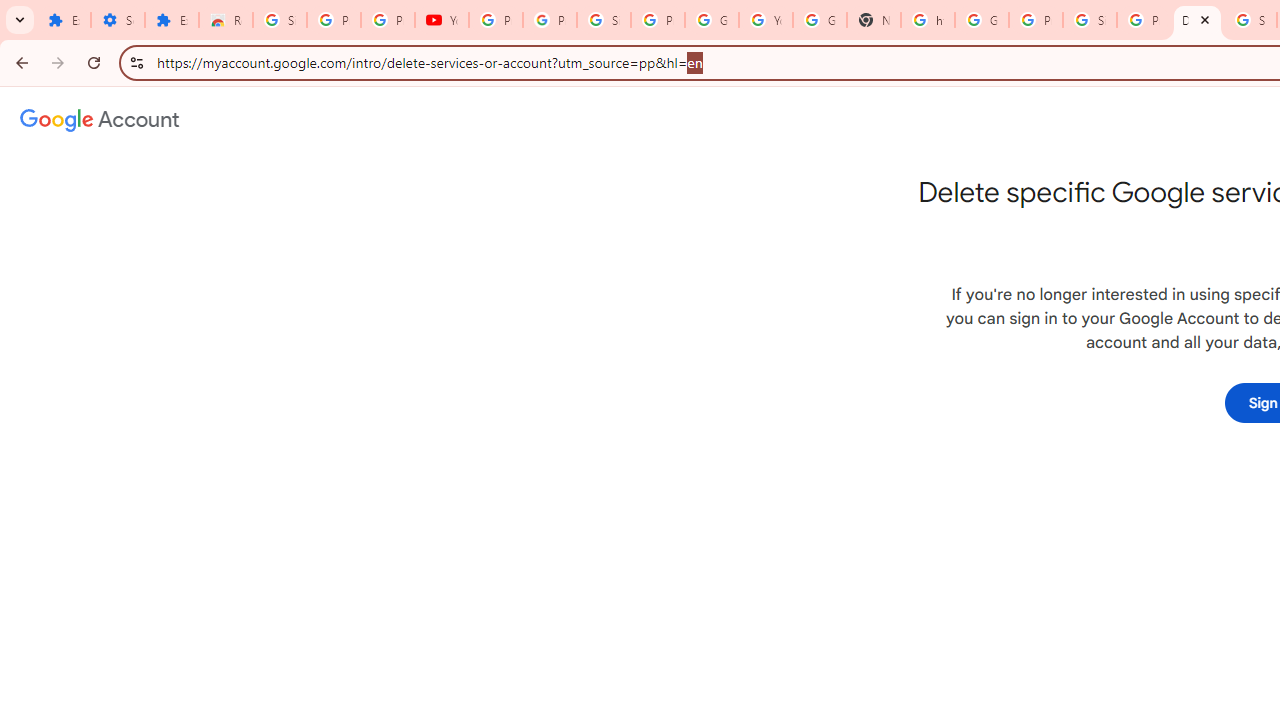  What do you see at coordinates (927, 20) in the screenshot?
I see `'https://scholar.google.com/'` at bounding box center [927, 20].